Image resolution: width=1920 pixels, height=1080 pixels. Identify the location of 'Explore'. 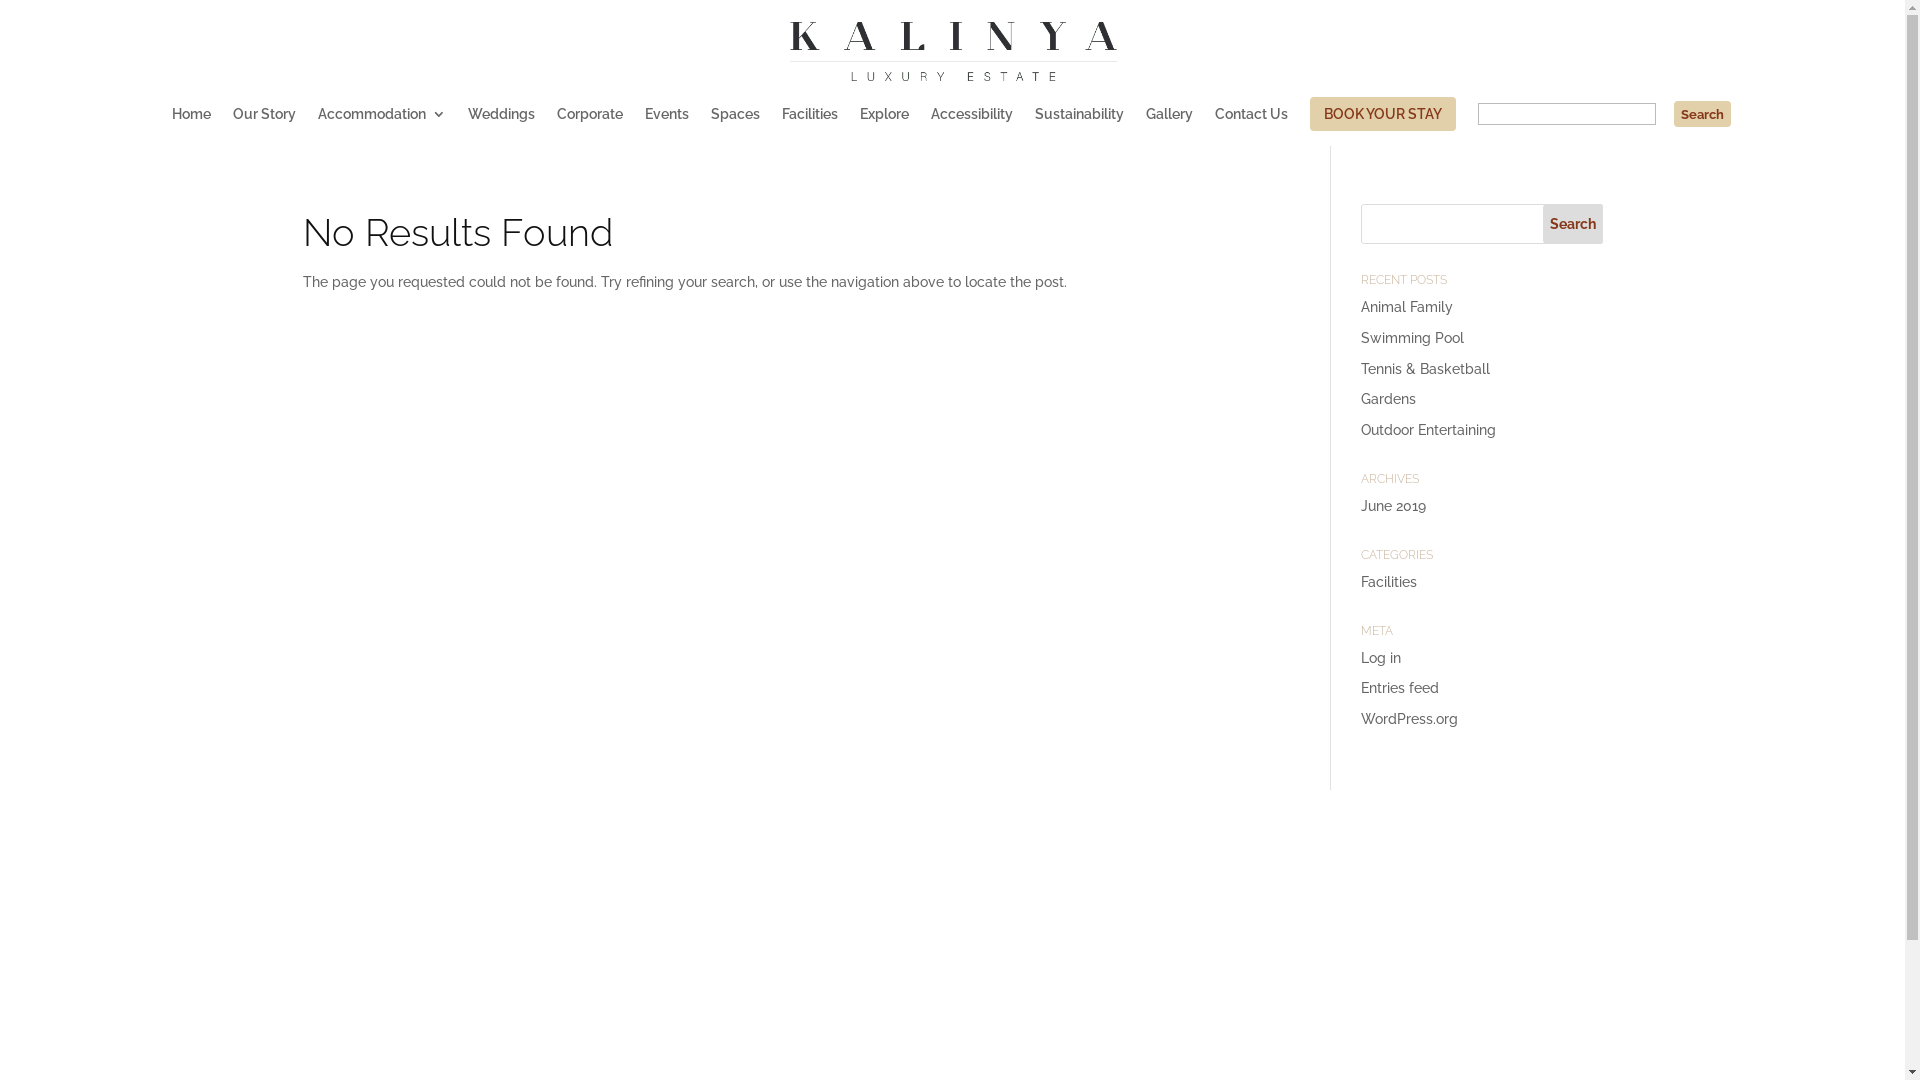
(859, 123).